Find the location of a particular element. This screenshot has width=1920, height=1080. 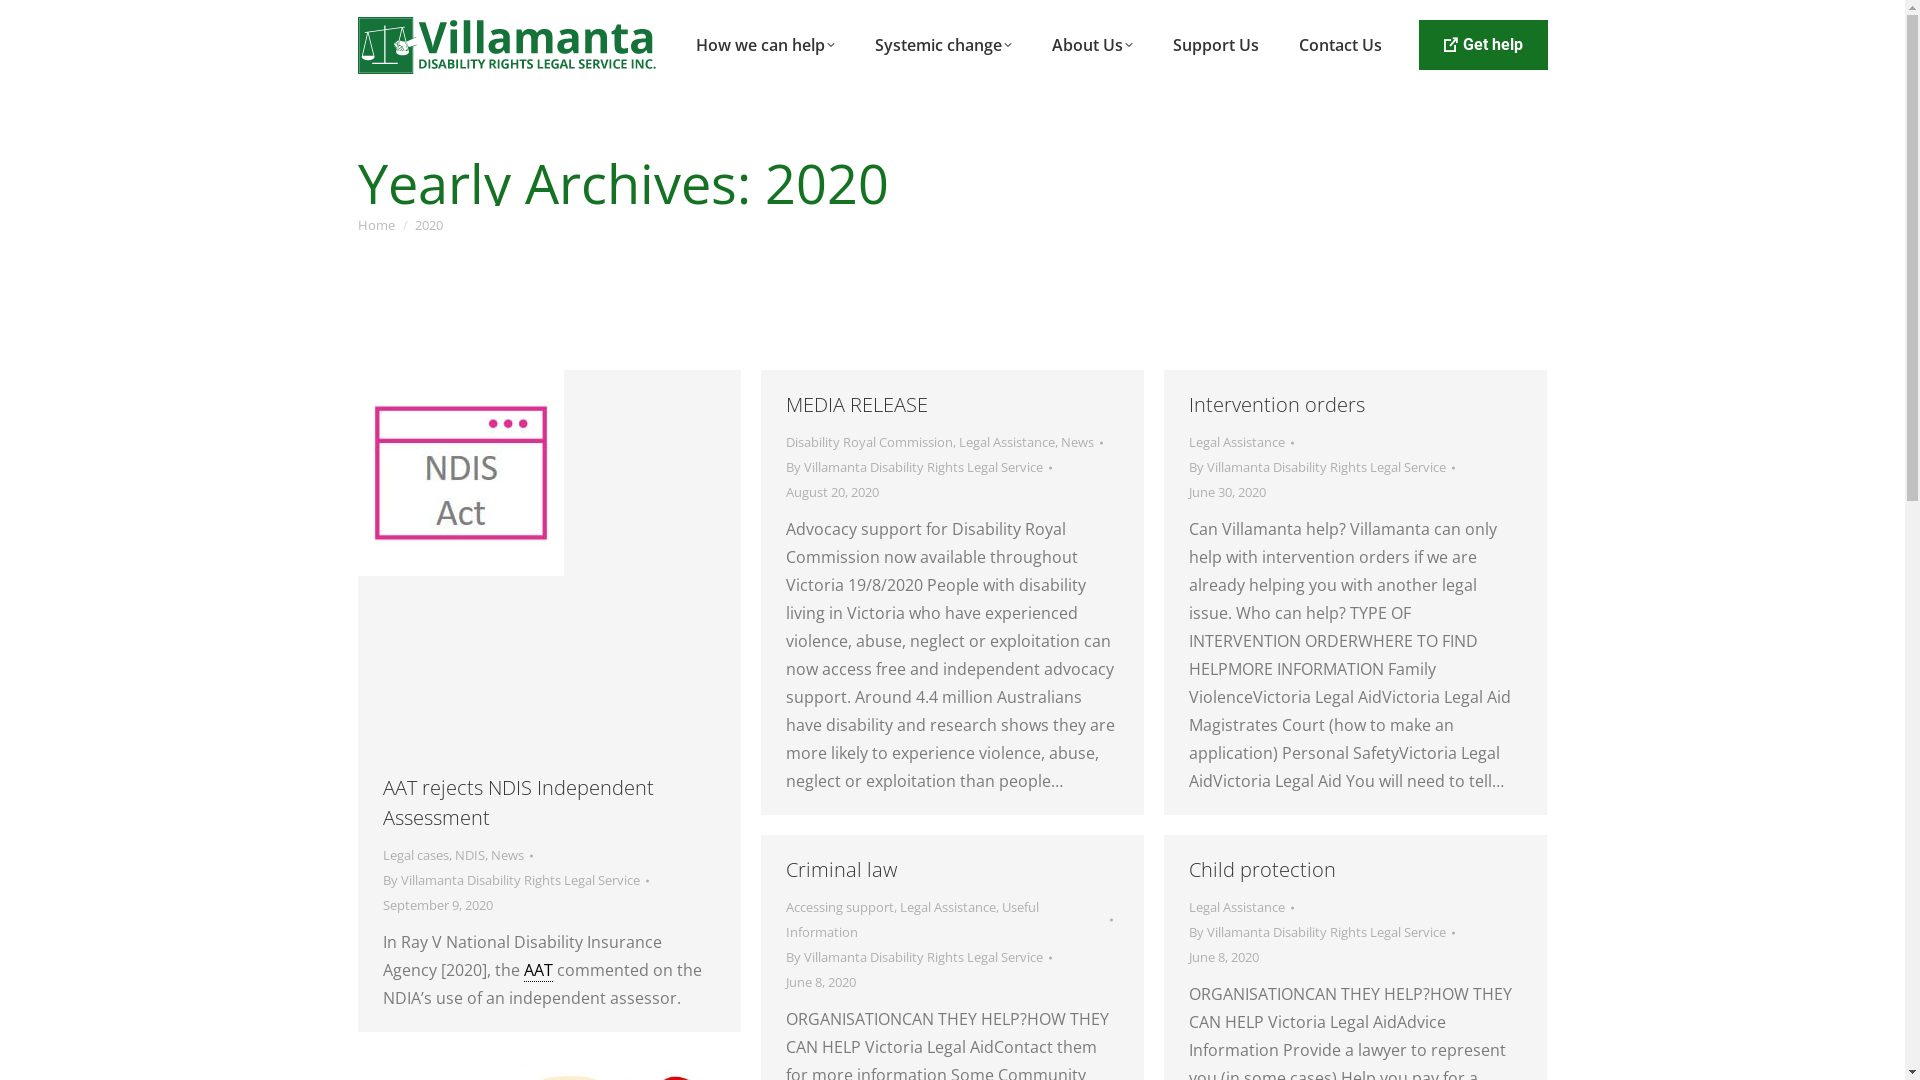

'Criminal law' is located at coordinates (841, 868).